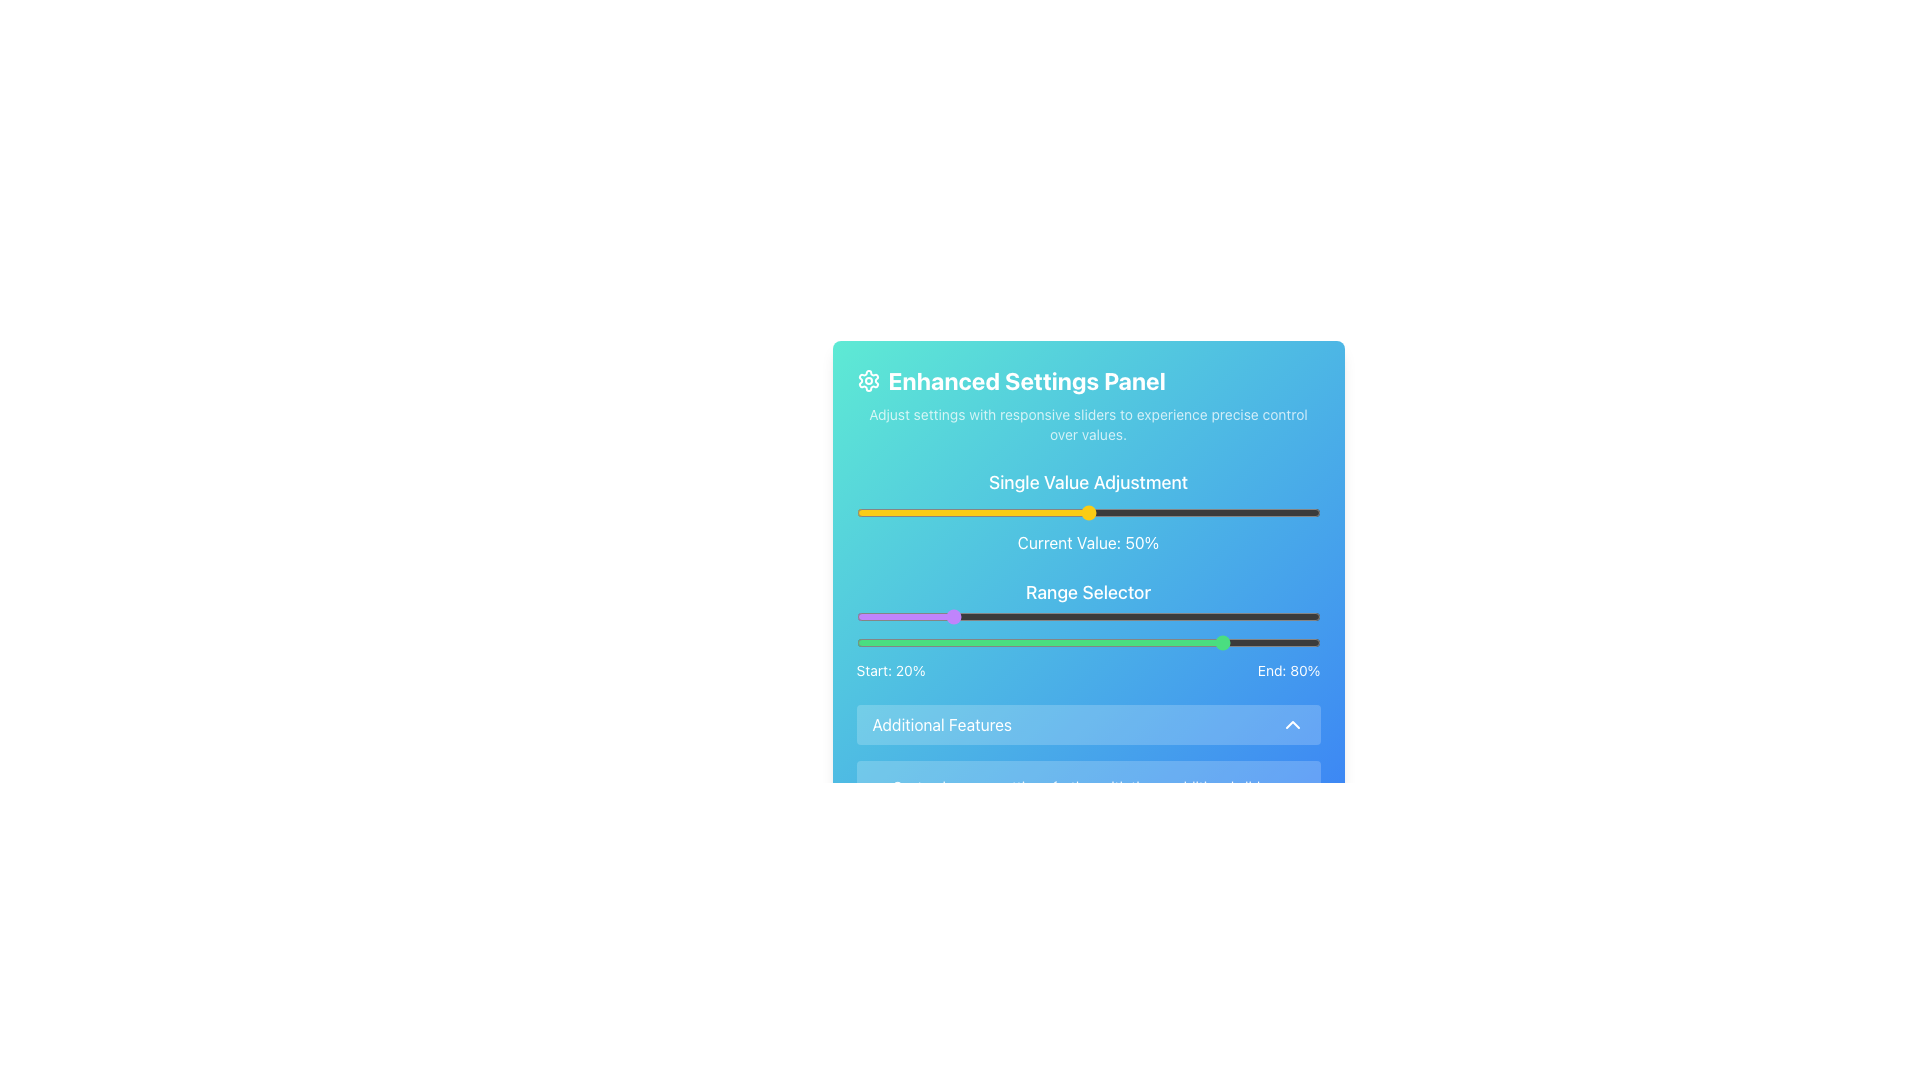  I want to click on the range slider, so click(1236, 616).